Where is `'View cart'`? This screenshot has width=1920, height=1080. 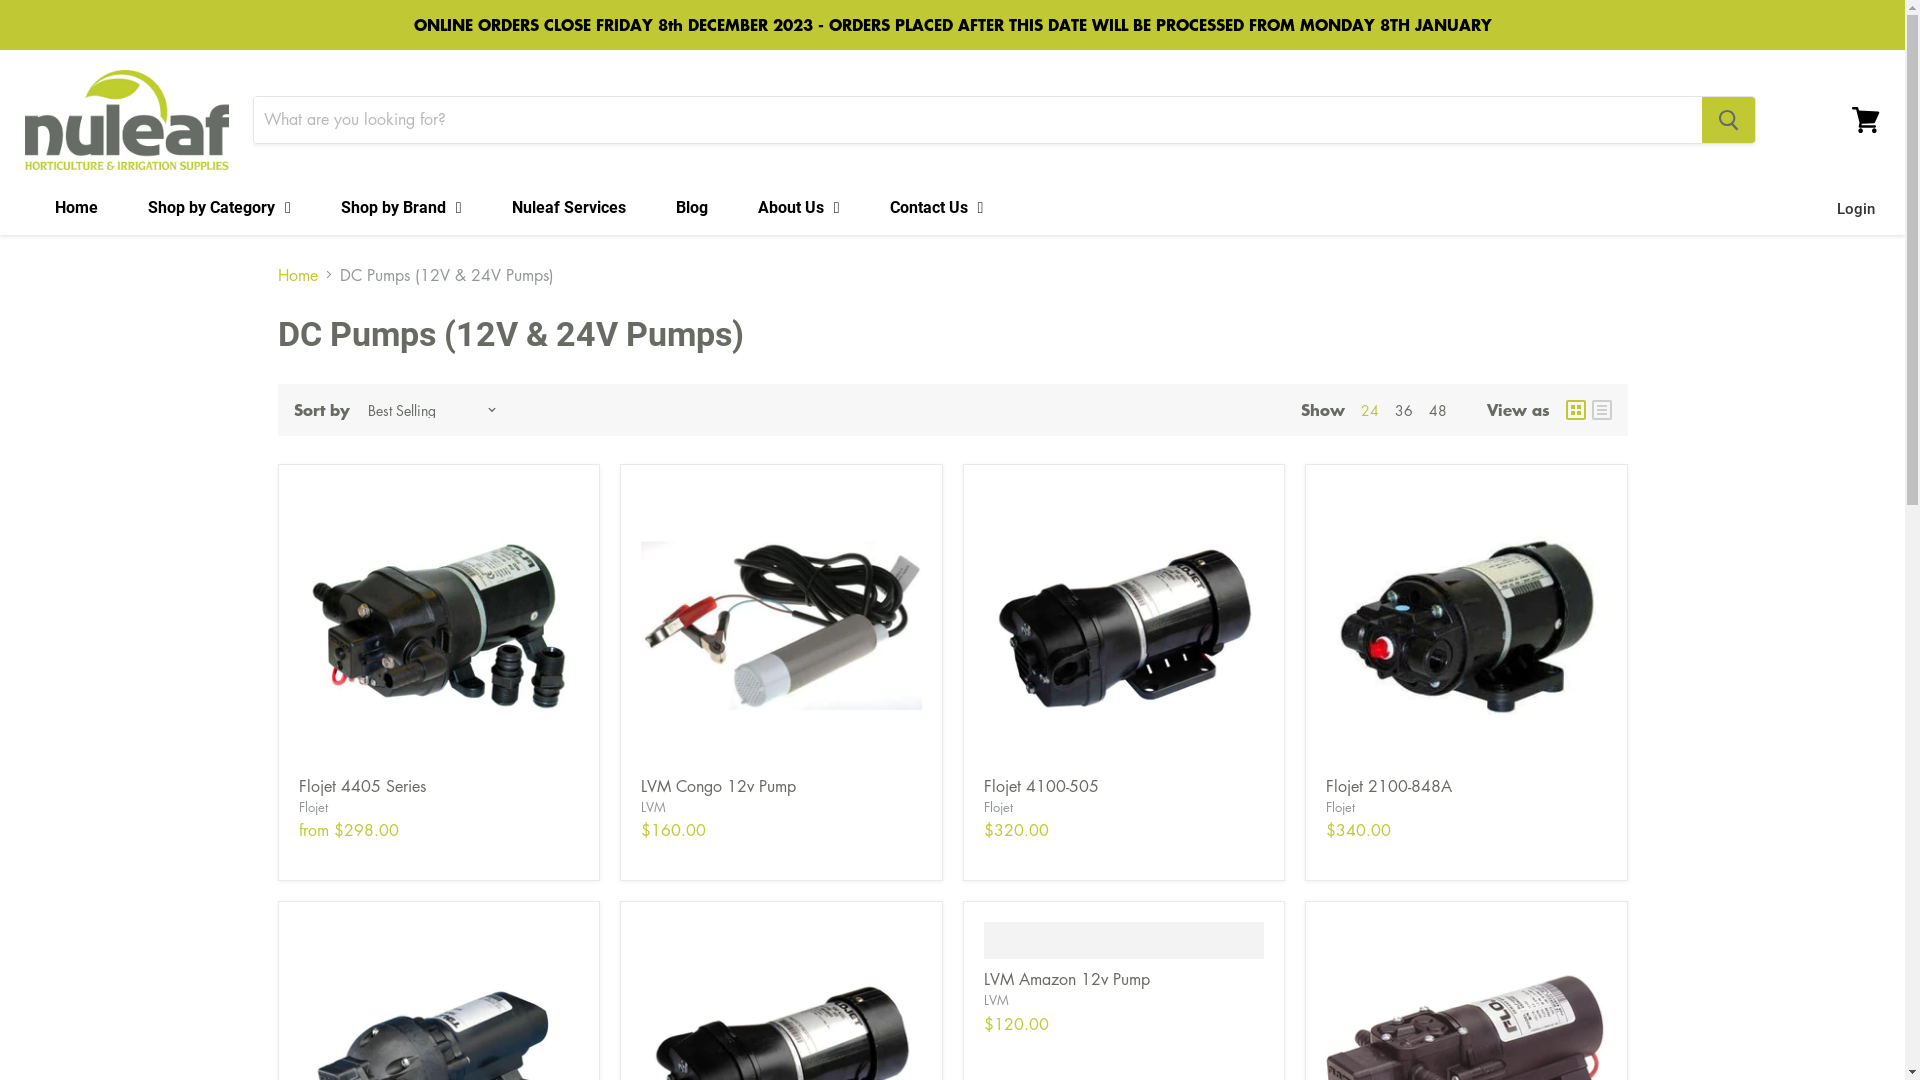 'View cart' is located at coordinates (1841, 119).